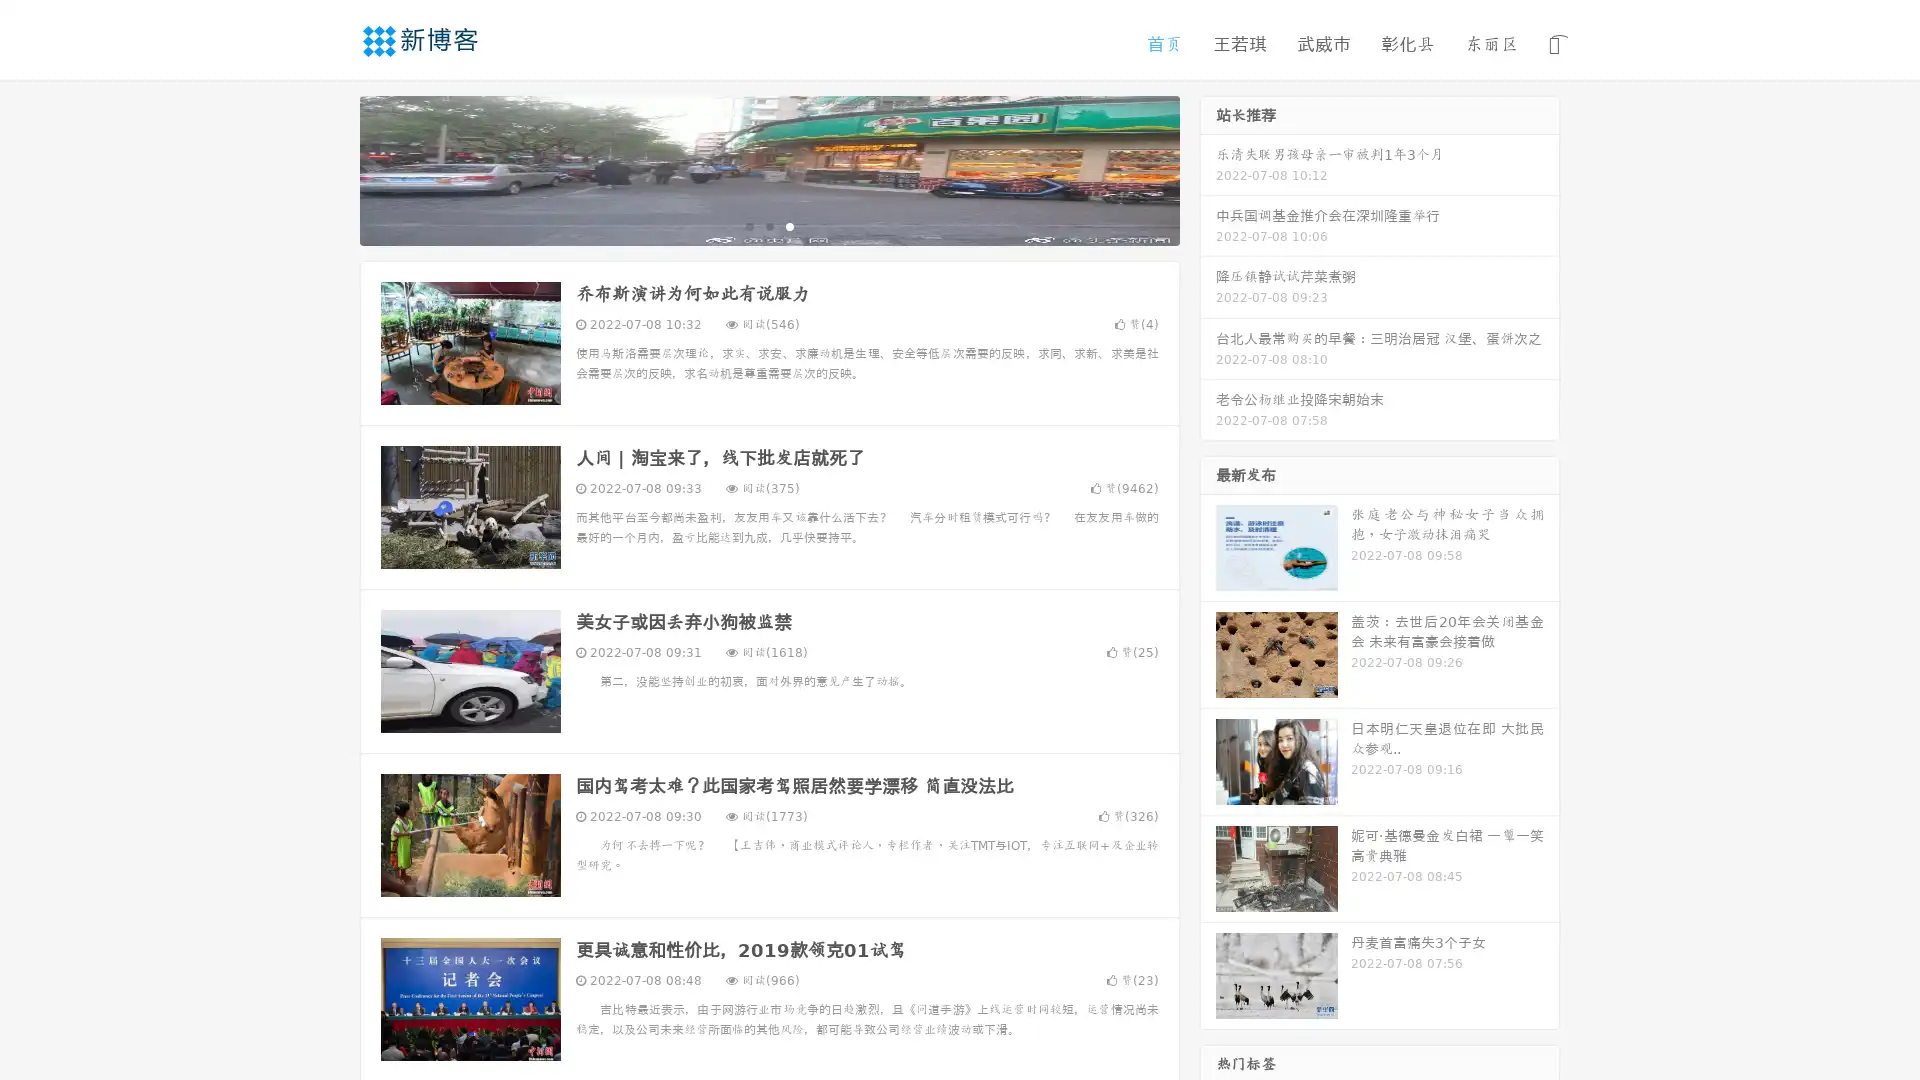 This screenshot has width=1920, height=1080. Describe the element at coordinates (1208, 168) in the screenshot. I see `Next slide` at that location.